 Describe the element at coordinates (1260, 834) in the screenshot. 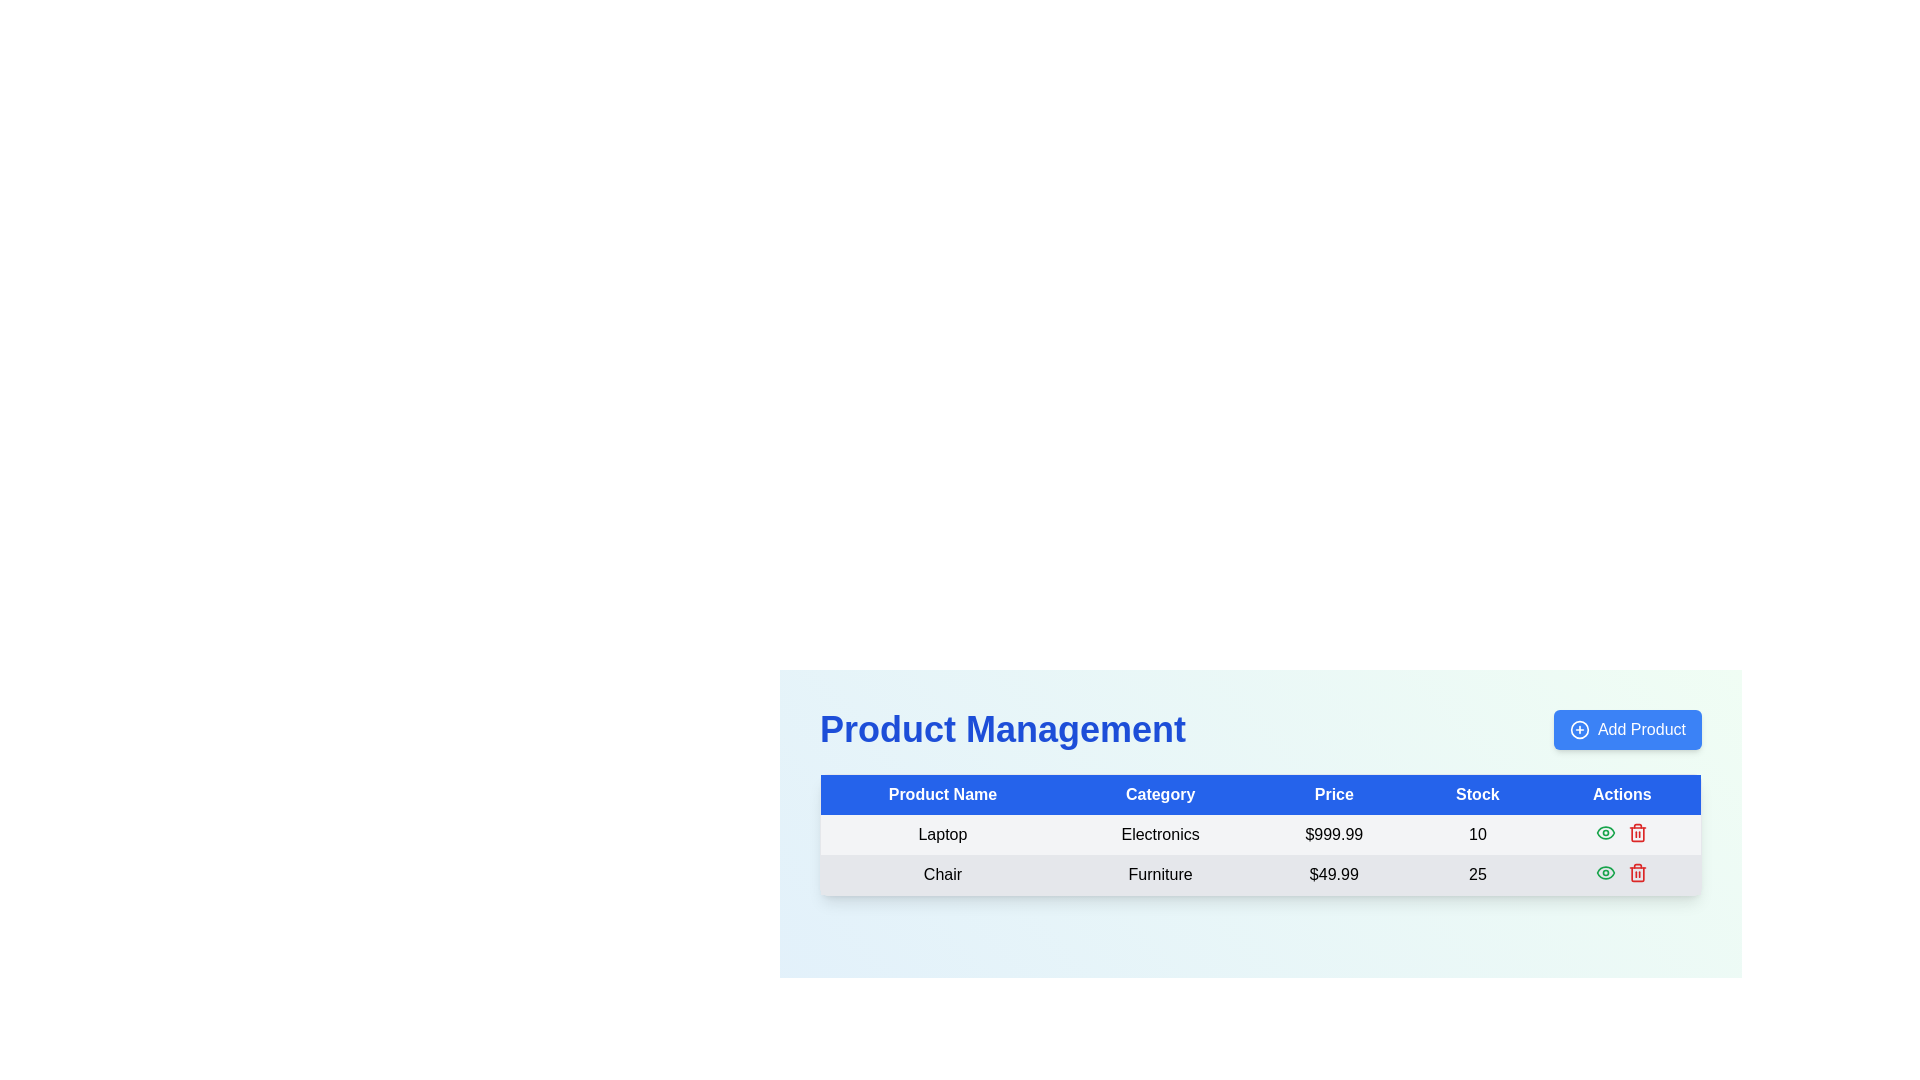

I see `the first product entry row in the table` at that location.